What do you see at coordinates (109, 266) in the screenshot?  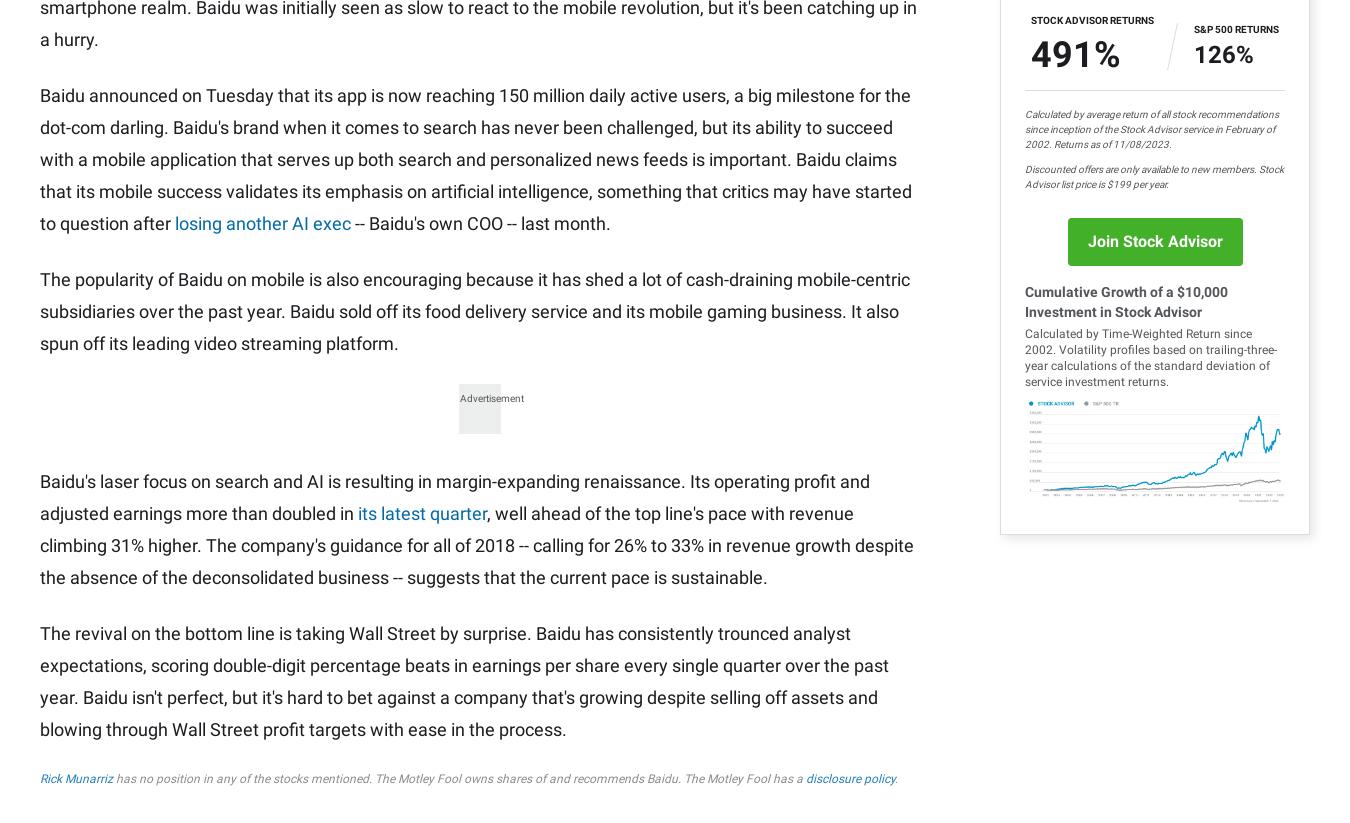 I see `'Market data powered by'` at bounding box center [109, 266].